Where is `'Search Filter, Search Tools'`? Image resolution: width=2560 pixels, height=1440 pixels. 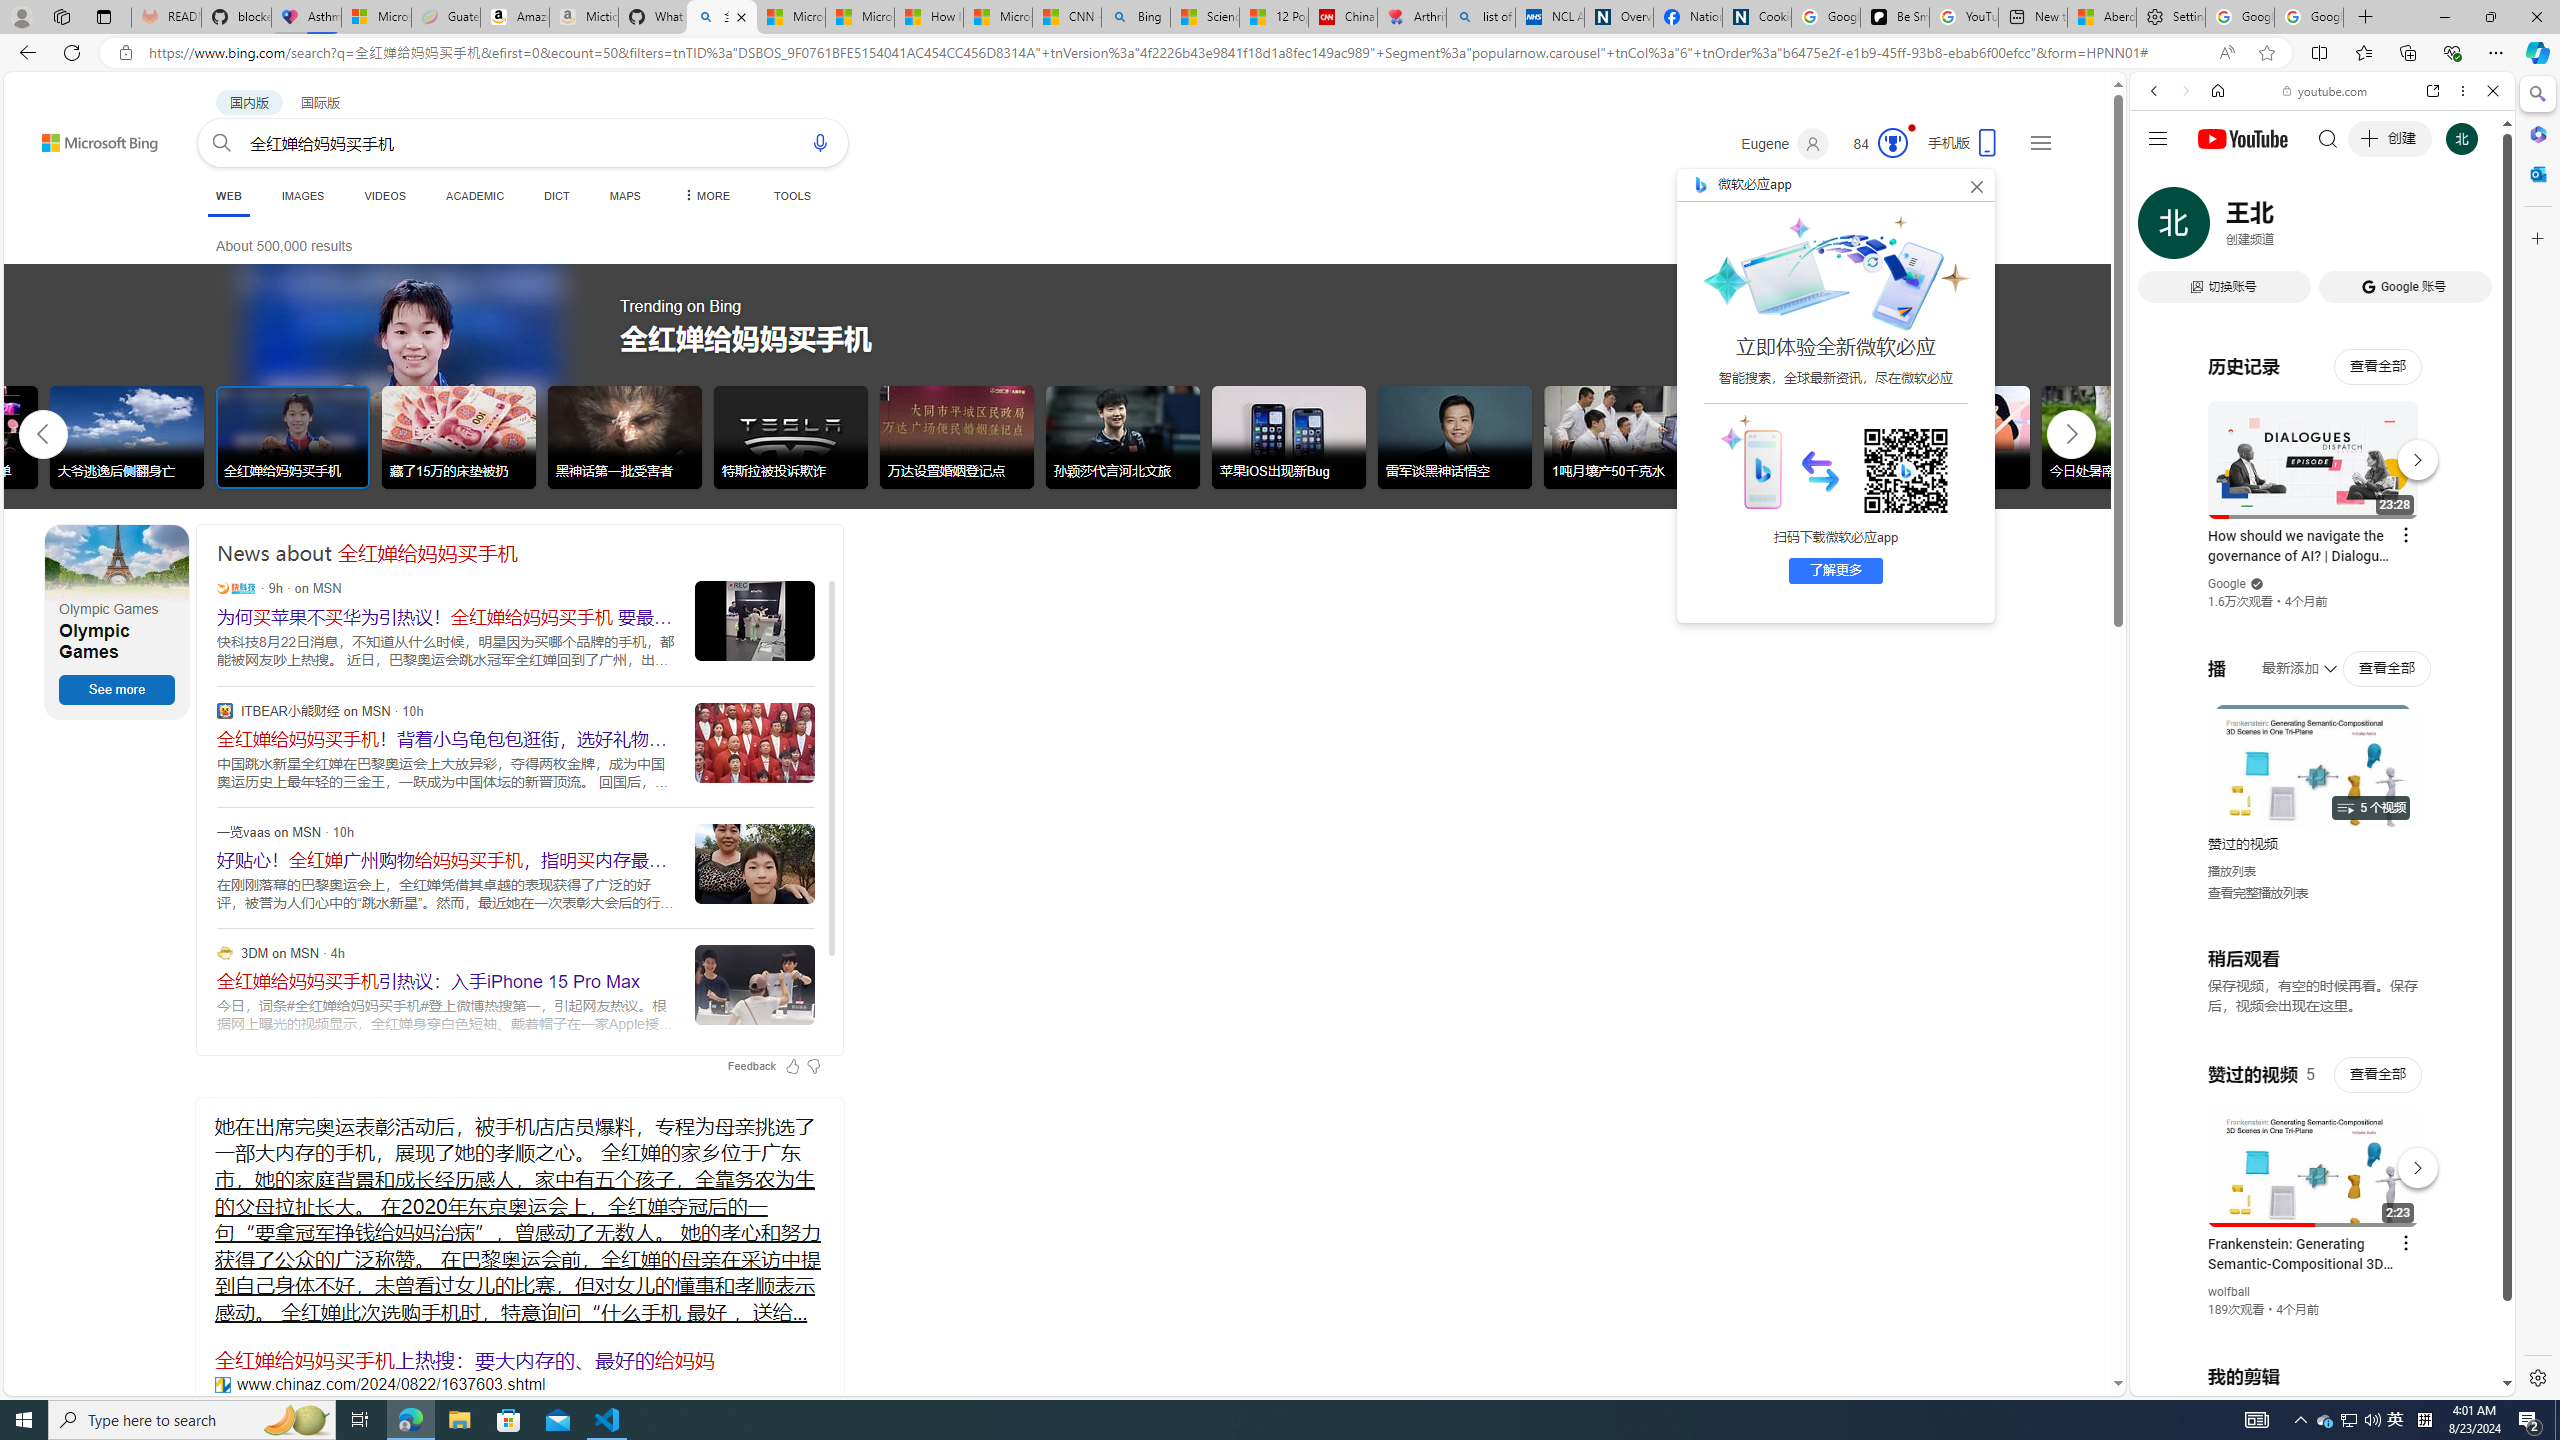 'Search Filter, Search Tools' is located at coordinates (2373, 227).